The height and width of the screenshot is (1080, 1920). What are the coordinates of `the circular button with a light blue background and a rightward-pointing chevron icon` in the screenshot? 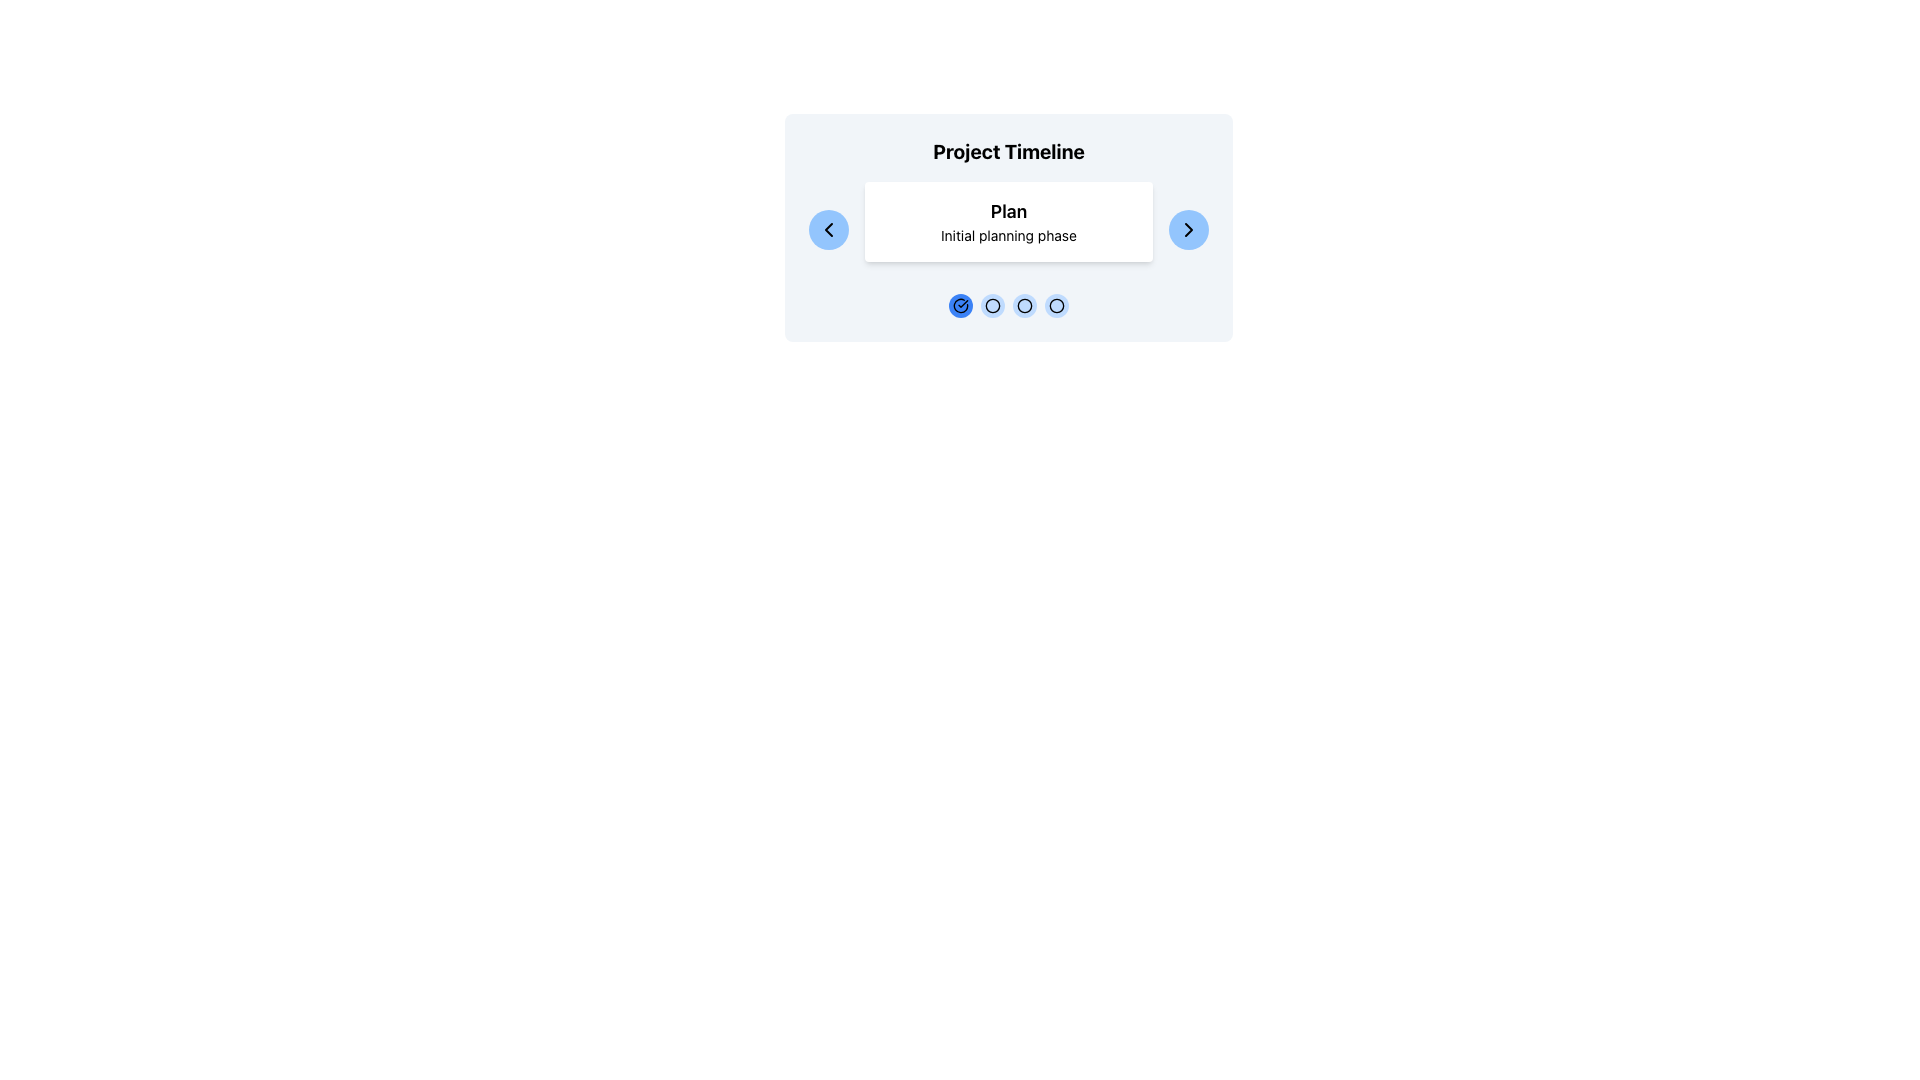 It's located at (1189, 229).